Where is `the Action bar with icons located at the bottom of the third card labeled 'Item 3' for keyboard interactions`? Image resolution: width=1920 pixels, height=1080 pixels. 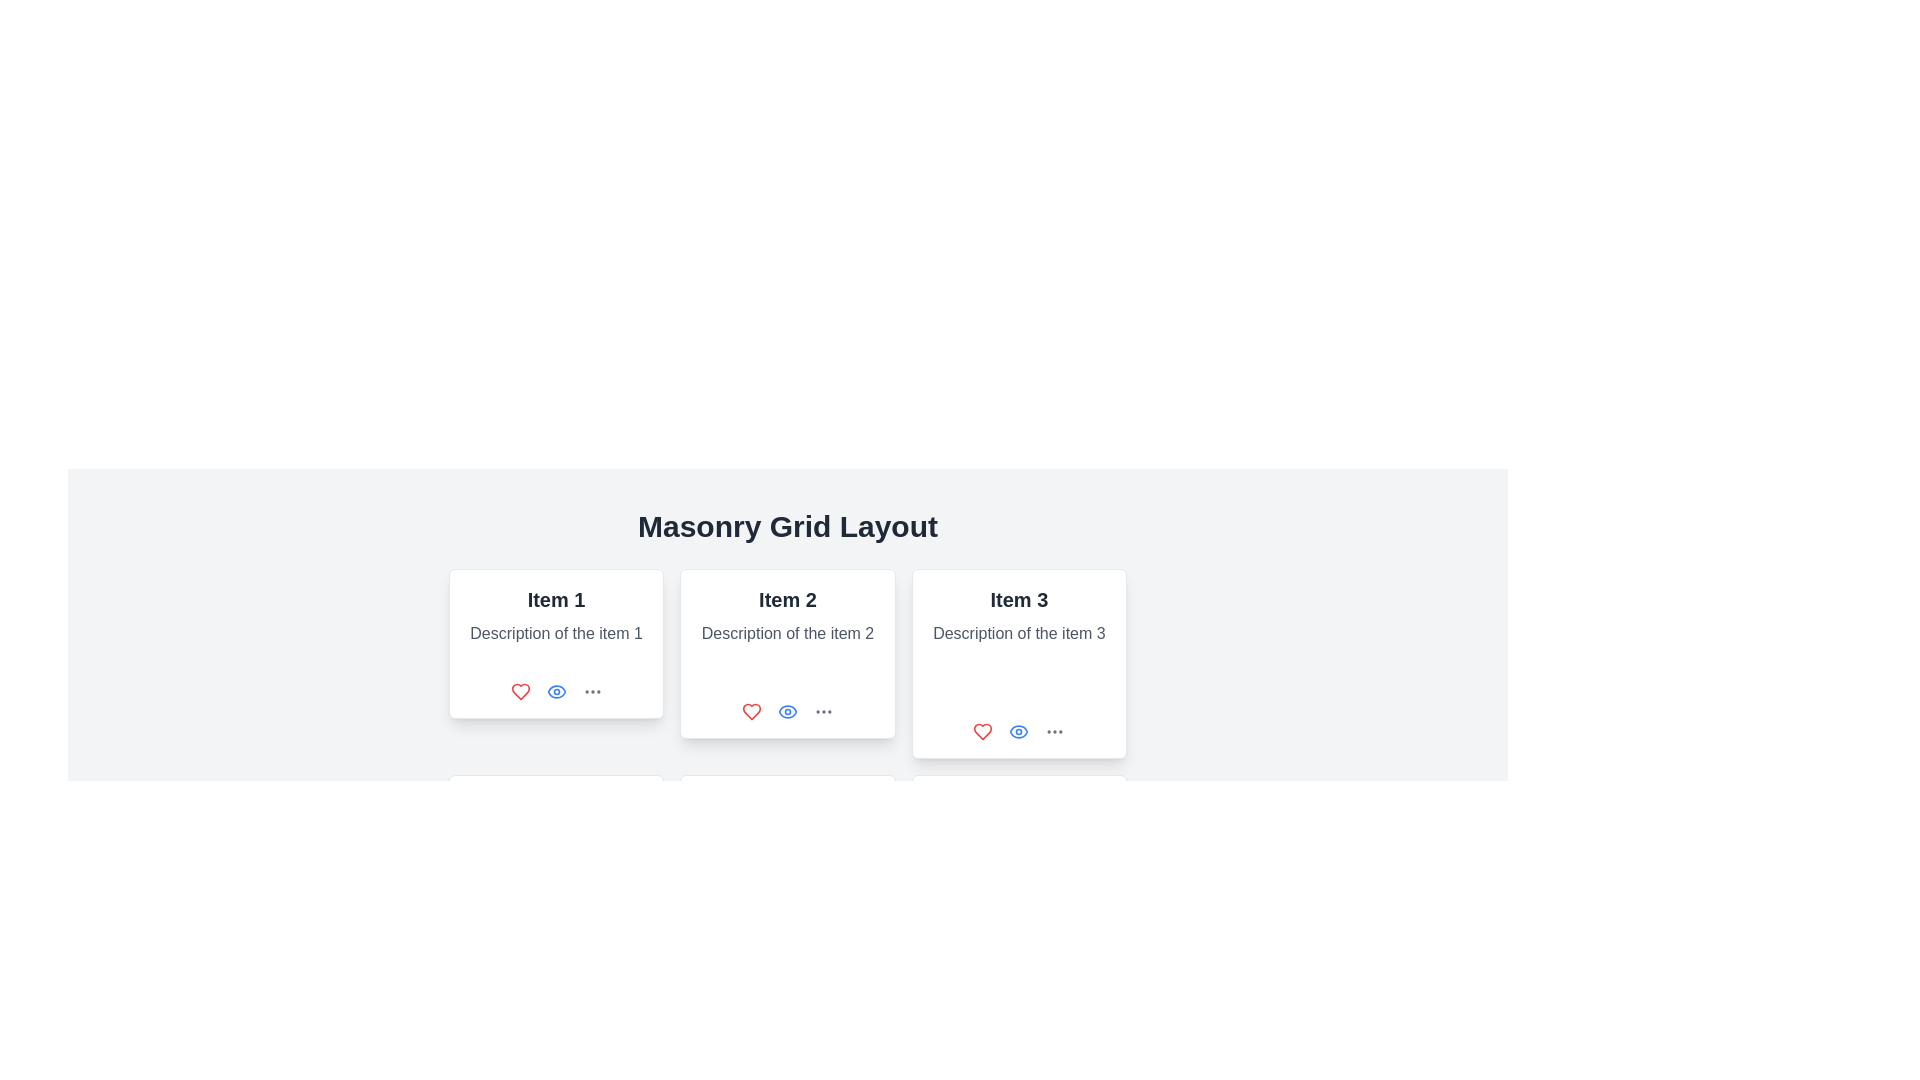
the Action bar with icons located at the bottom of the third card labeled 'Item 3' for keyboard interactions is located at coordinates (1019, 732).